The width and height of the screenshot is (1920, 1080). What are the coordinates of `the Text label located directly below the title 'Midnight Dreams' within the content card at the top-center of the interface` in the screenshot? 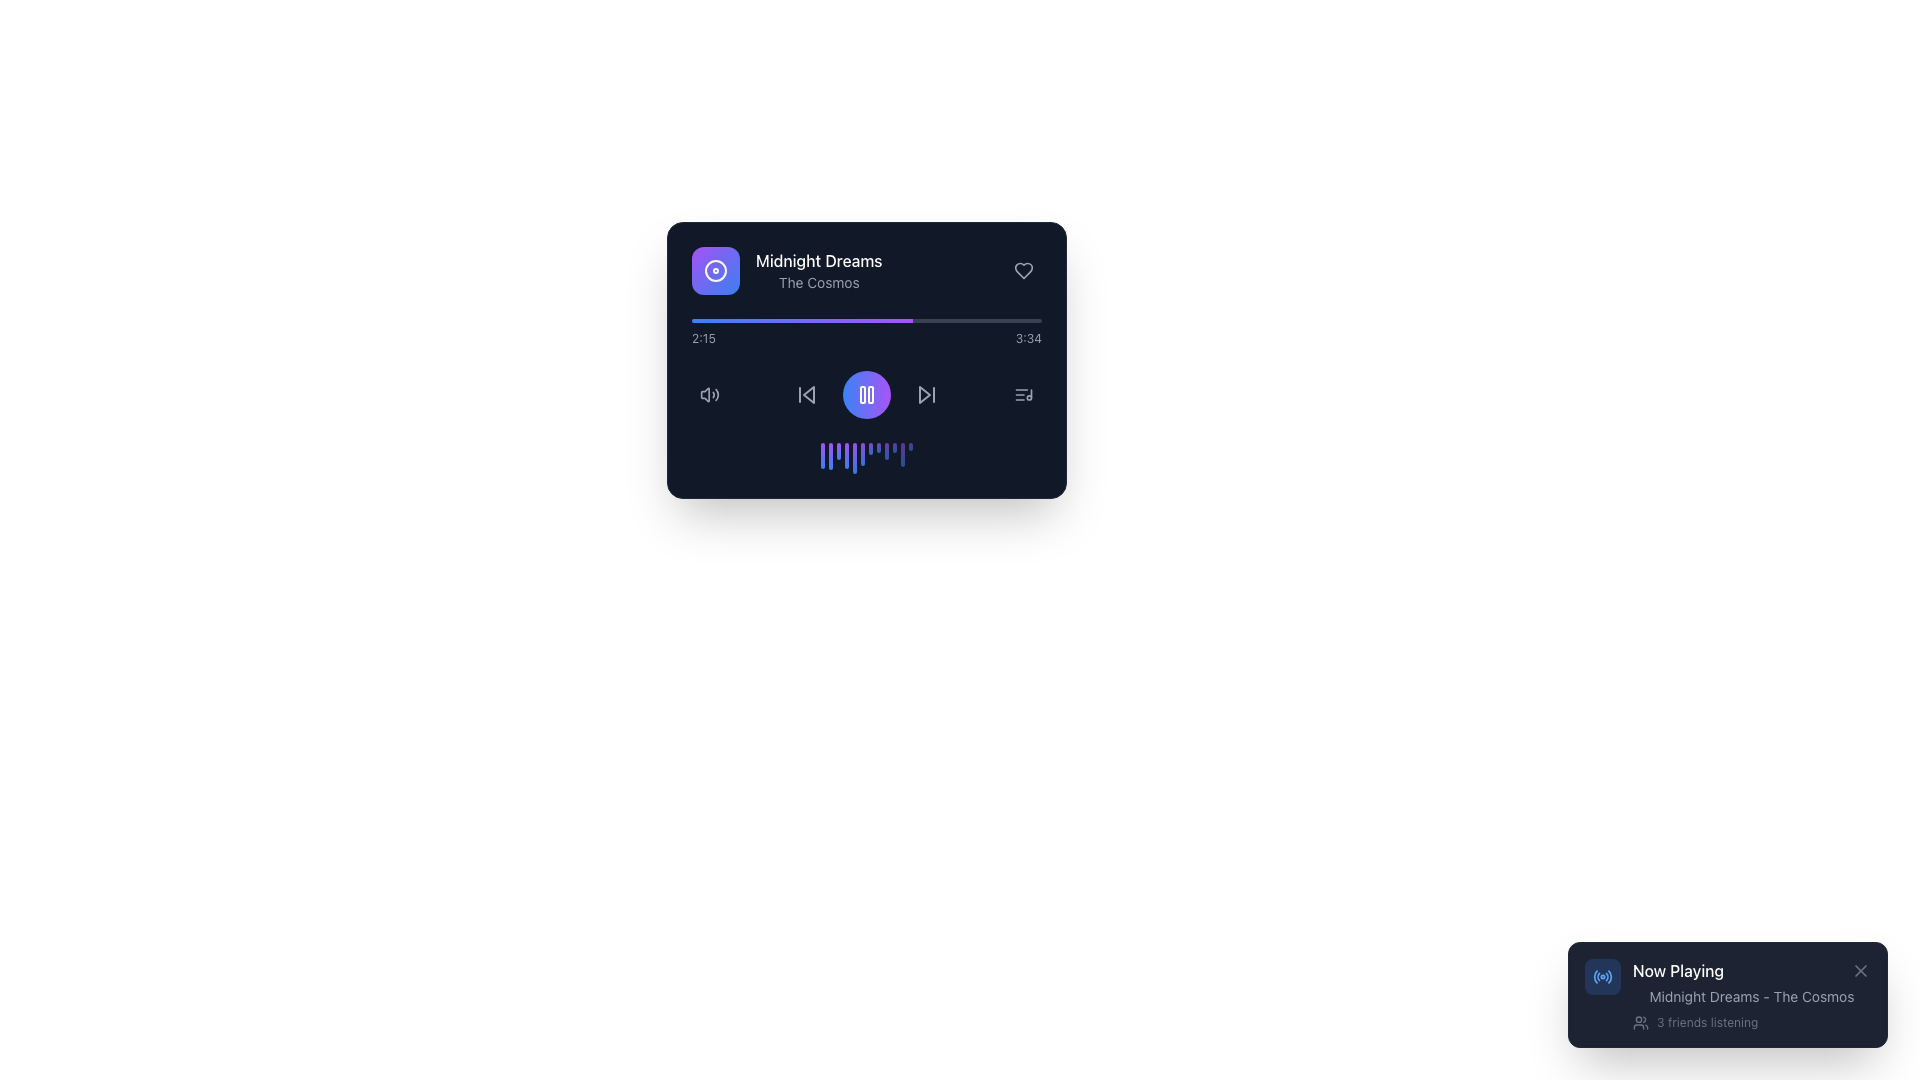 It's located at (819, 282).